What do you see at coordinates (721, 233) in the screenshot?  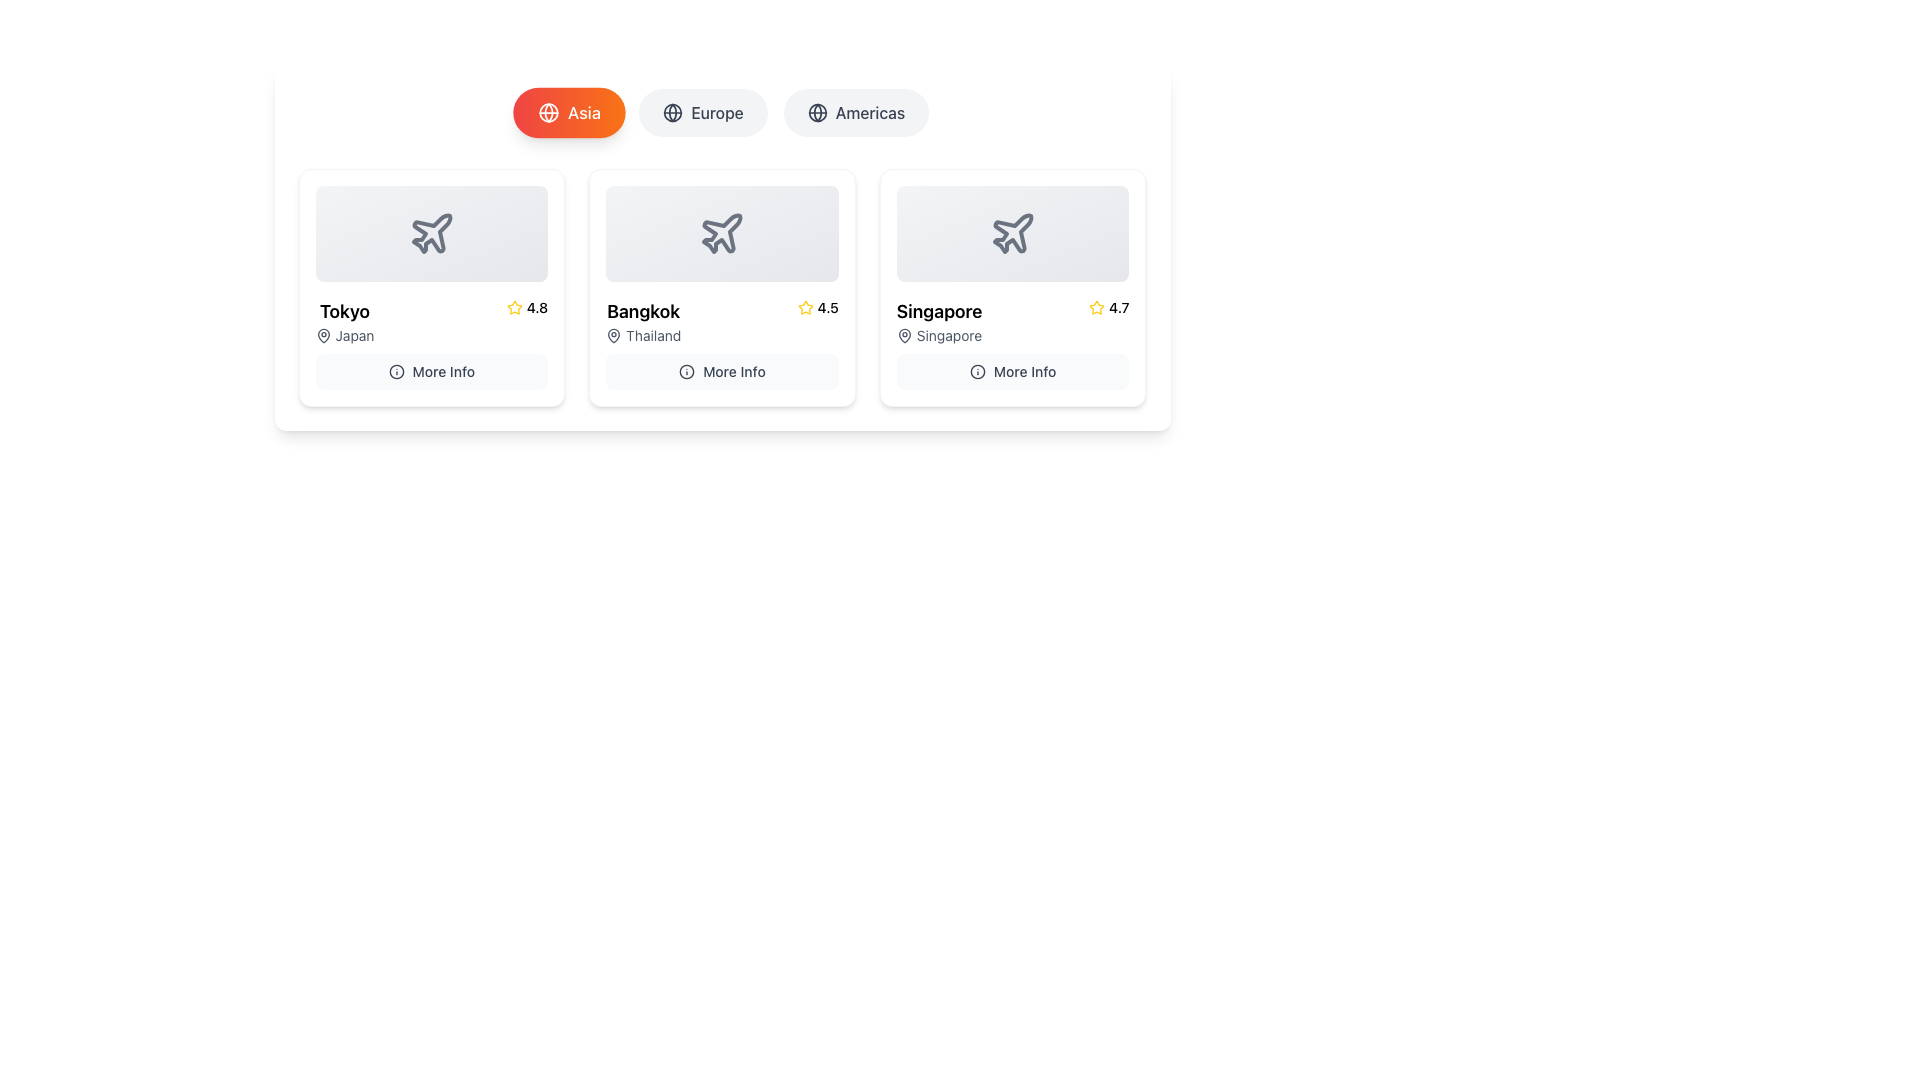 I see `the decorative vector icon indicating travel for the Bangkok destination card, which is the second card in the sequence of three cards beneath the navigation bar` at bounding box center [721, 233].